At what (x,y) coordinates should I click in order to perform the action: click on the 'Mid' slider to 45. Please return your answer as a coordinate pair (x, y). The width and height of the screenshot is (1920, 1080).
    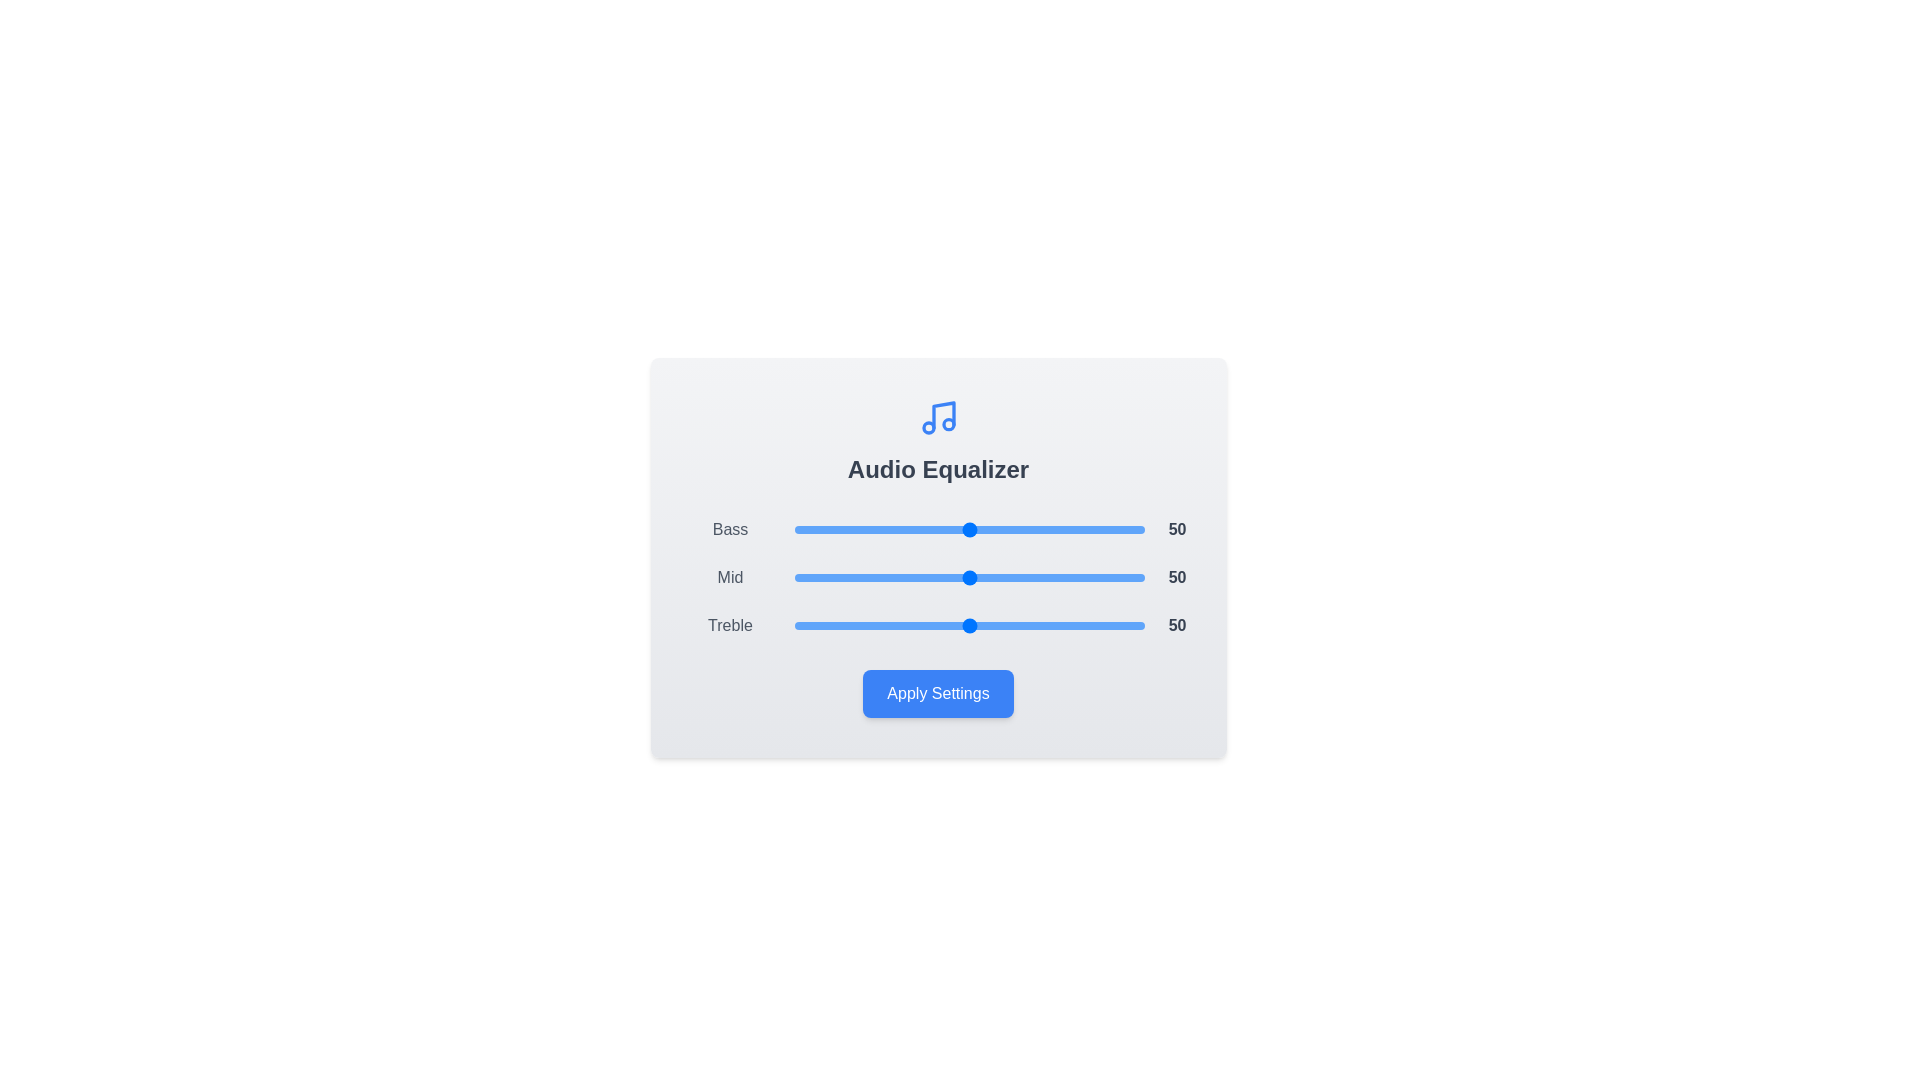
    Looking at the image, I should click on (951, 578).